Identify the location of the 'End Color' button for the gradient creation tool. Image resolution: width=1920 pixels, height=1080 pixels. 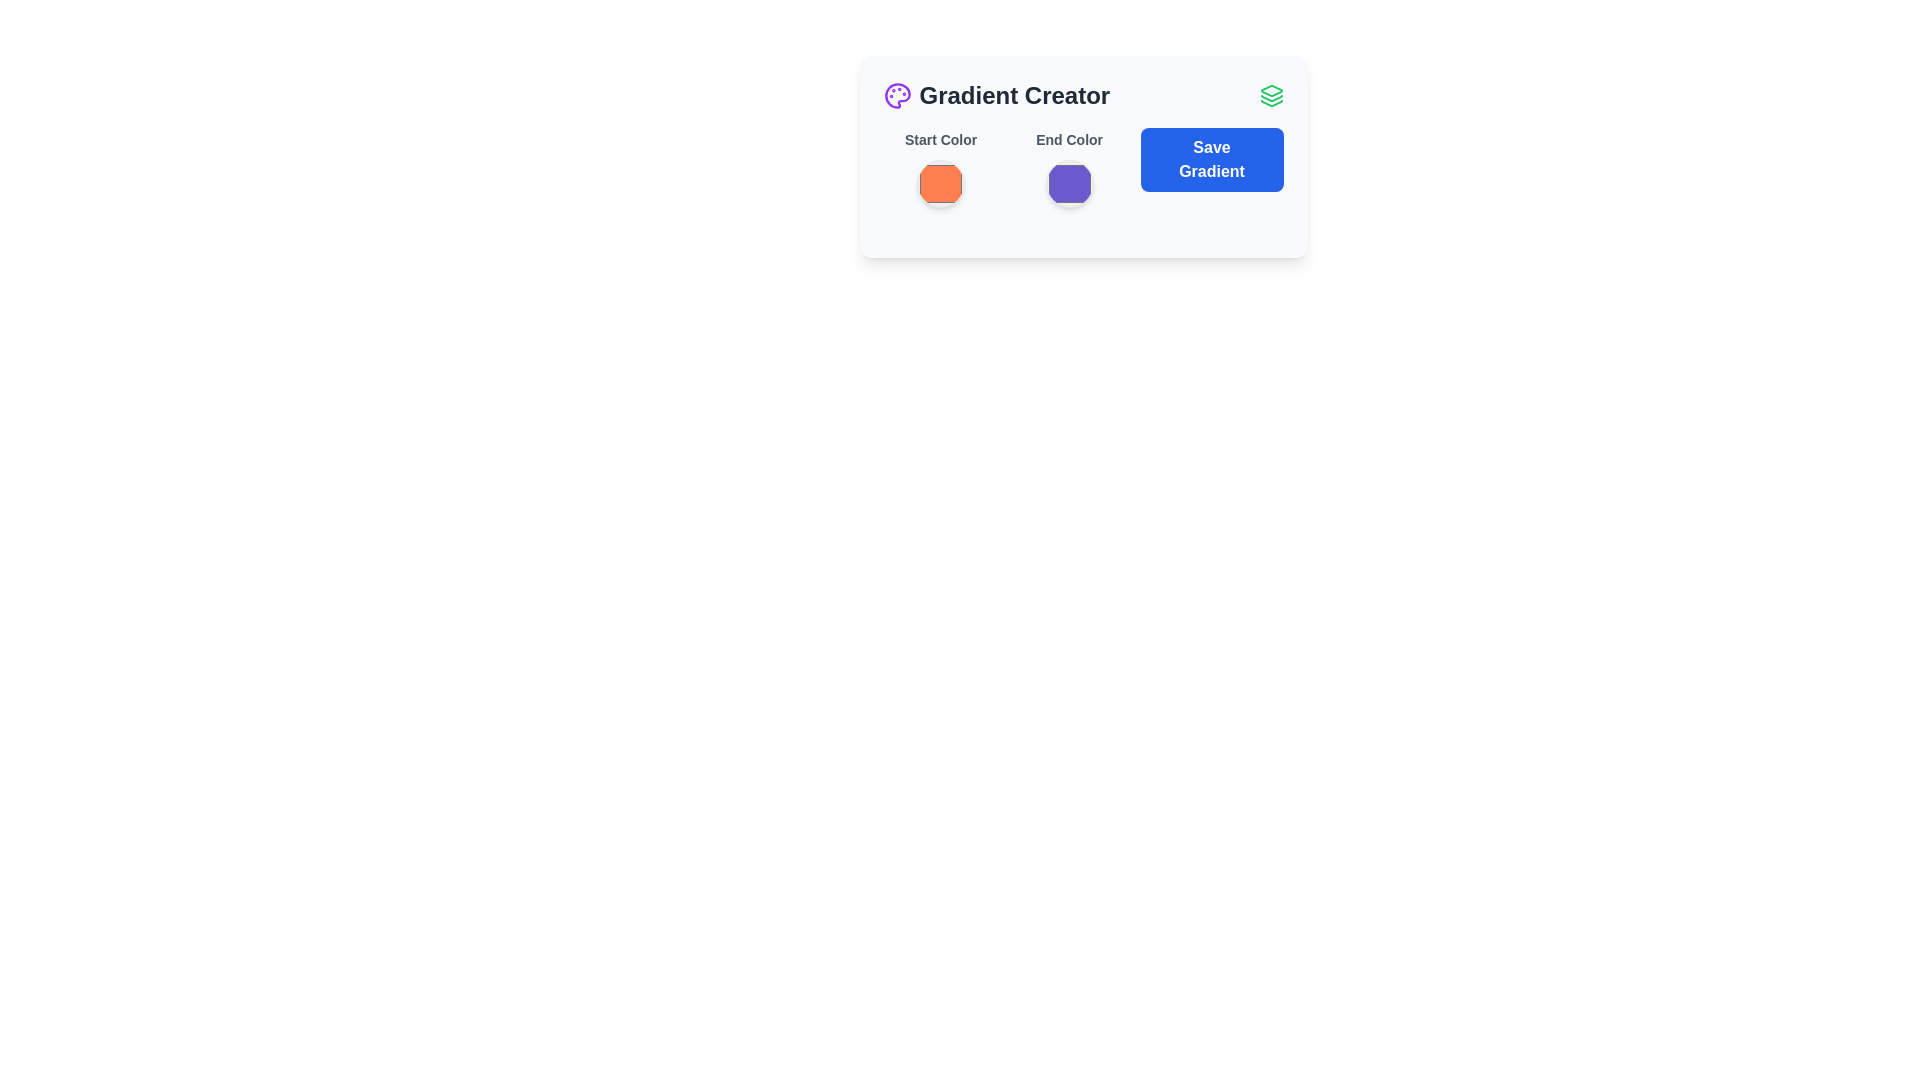
(1068, 184).